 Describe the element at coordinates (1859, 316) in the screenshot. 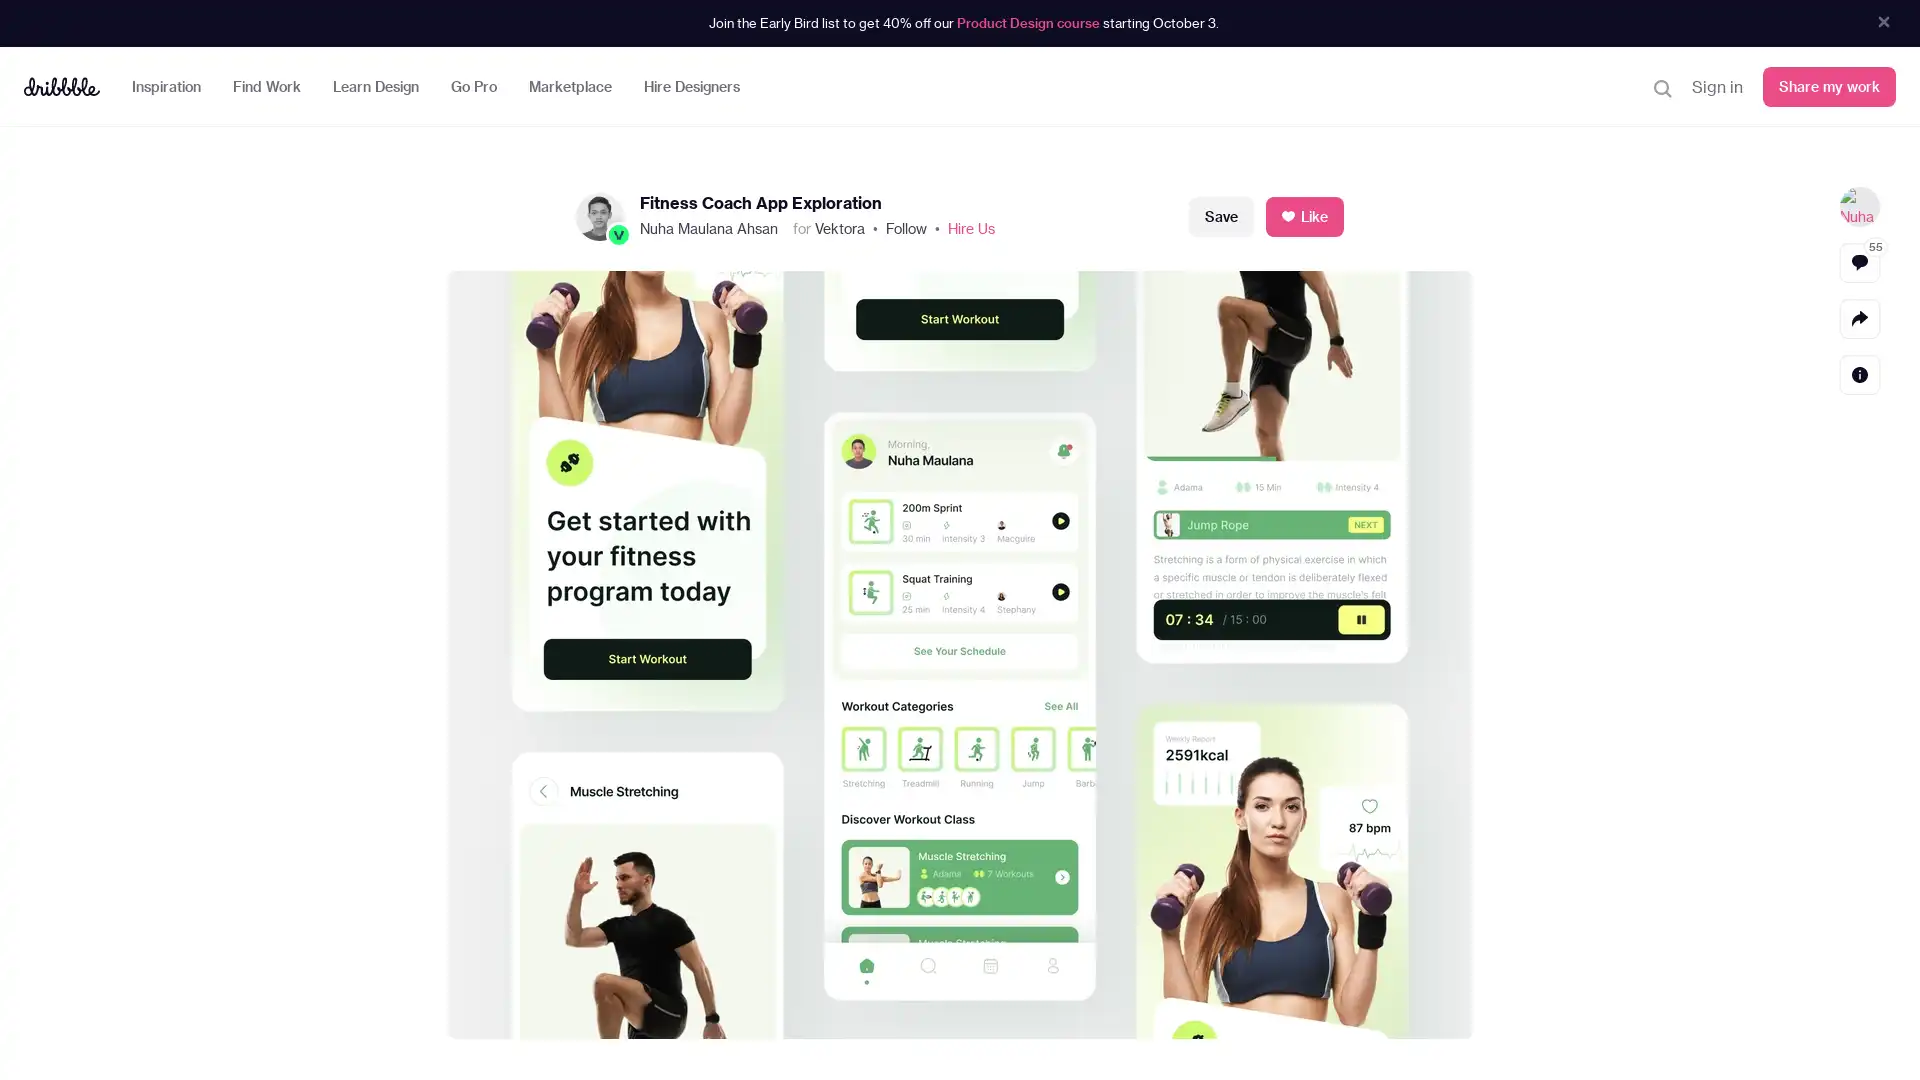

I see `Share actions` at that location.